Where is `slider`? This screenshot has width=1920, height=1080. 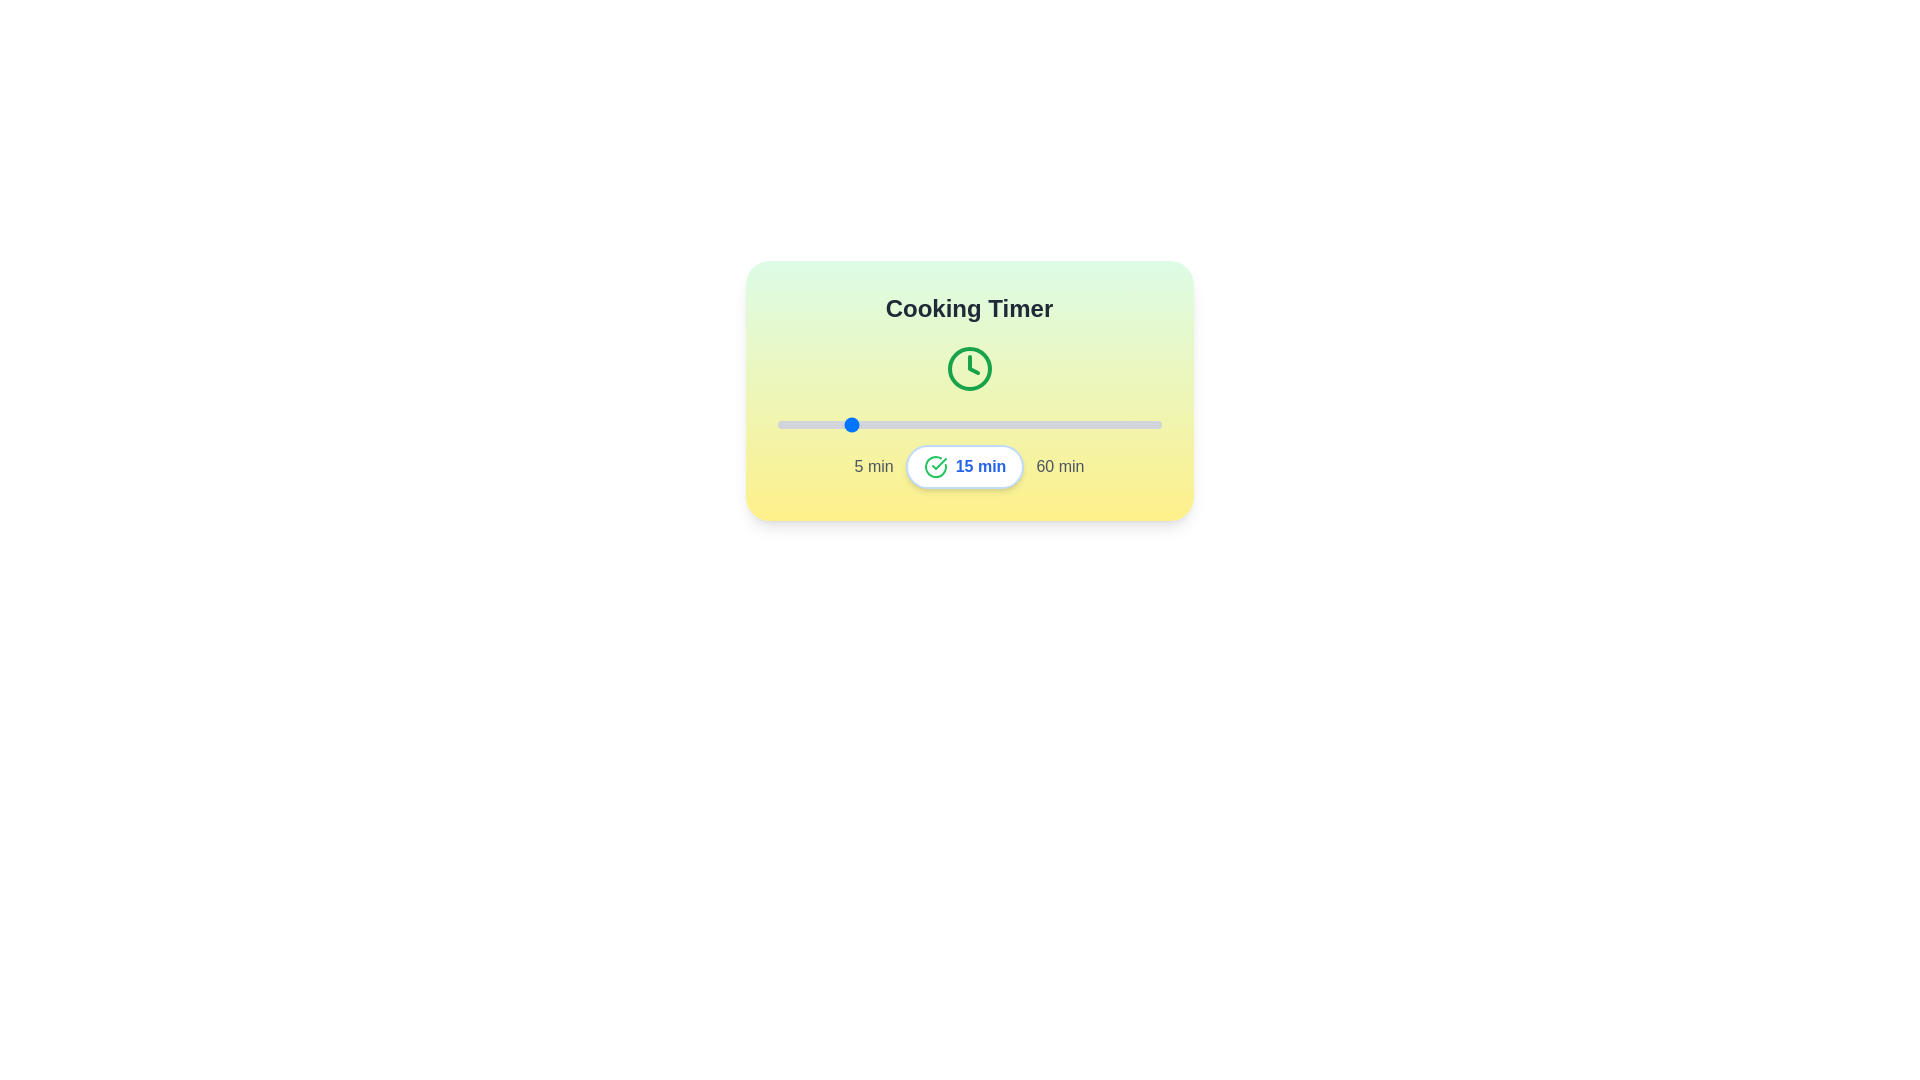
slider is located at coordinates (930, 423).